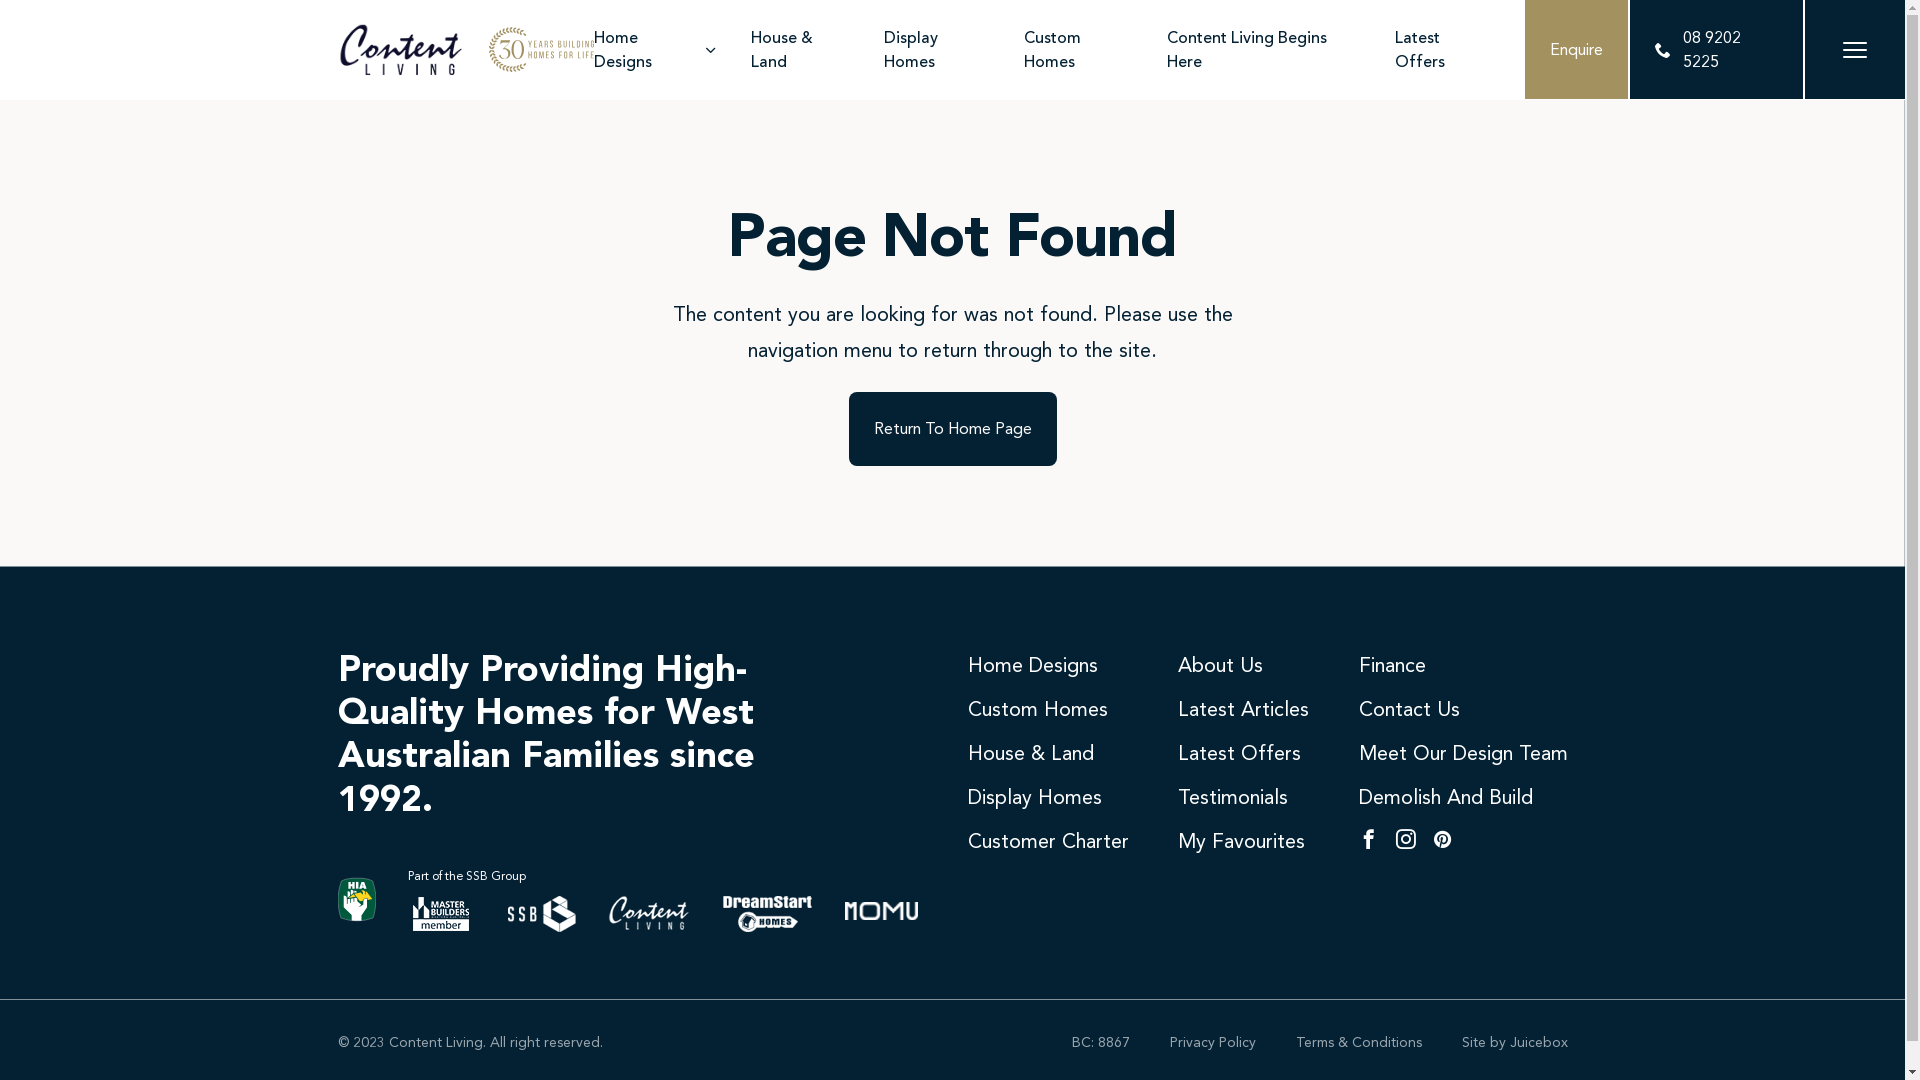 Image resolution: width=1920 pixels, height=1080 pixels. Describe the element at coordinates (1515, 1041) in the screenshot. I see `'Site by Juicebox'` at that location.